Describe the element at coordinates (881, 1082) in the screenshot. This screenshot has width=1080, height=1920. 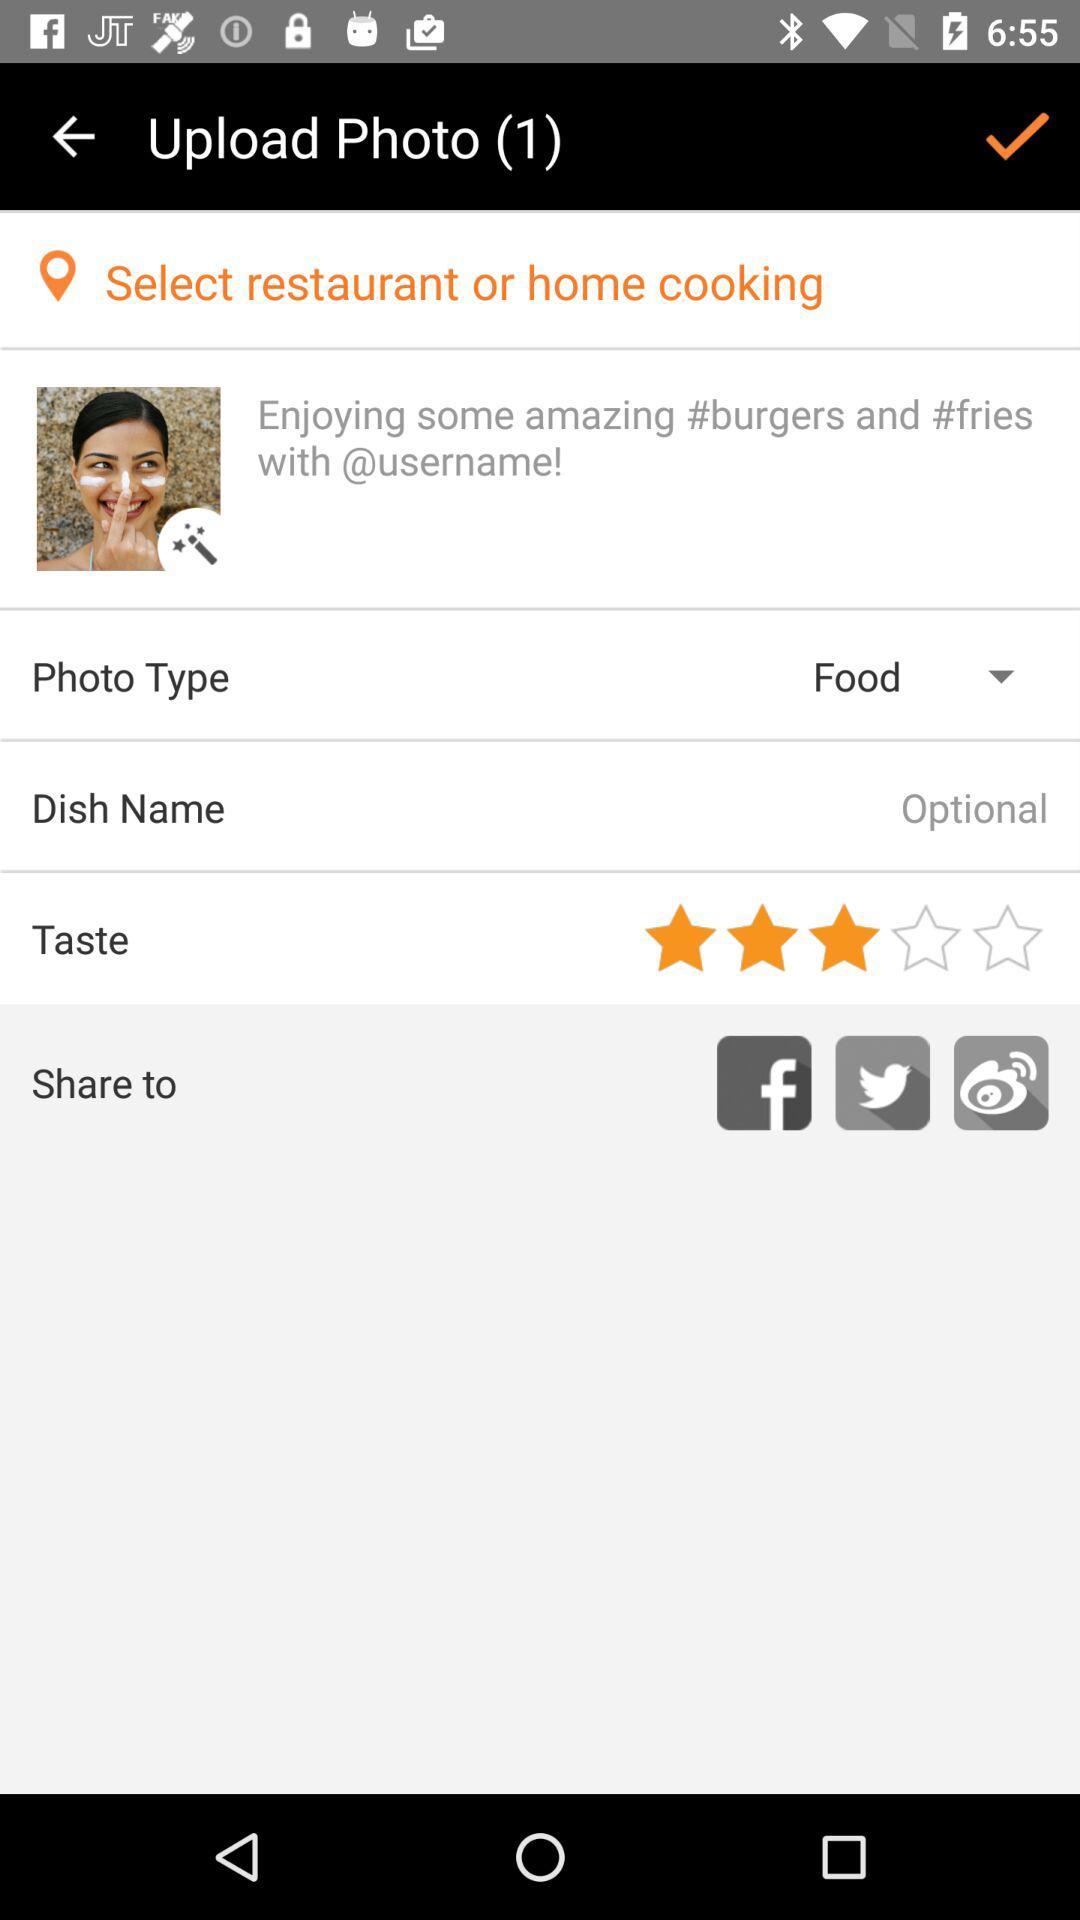
I see `share to twitter` at that location.